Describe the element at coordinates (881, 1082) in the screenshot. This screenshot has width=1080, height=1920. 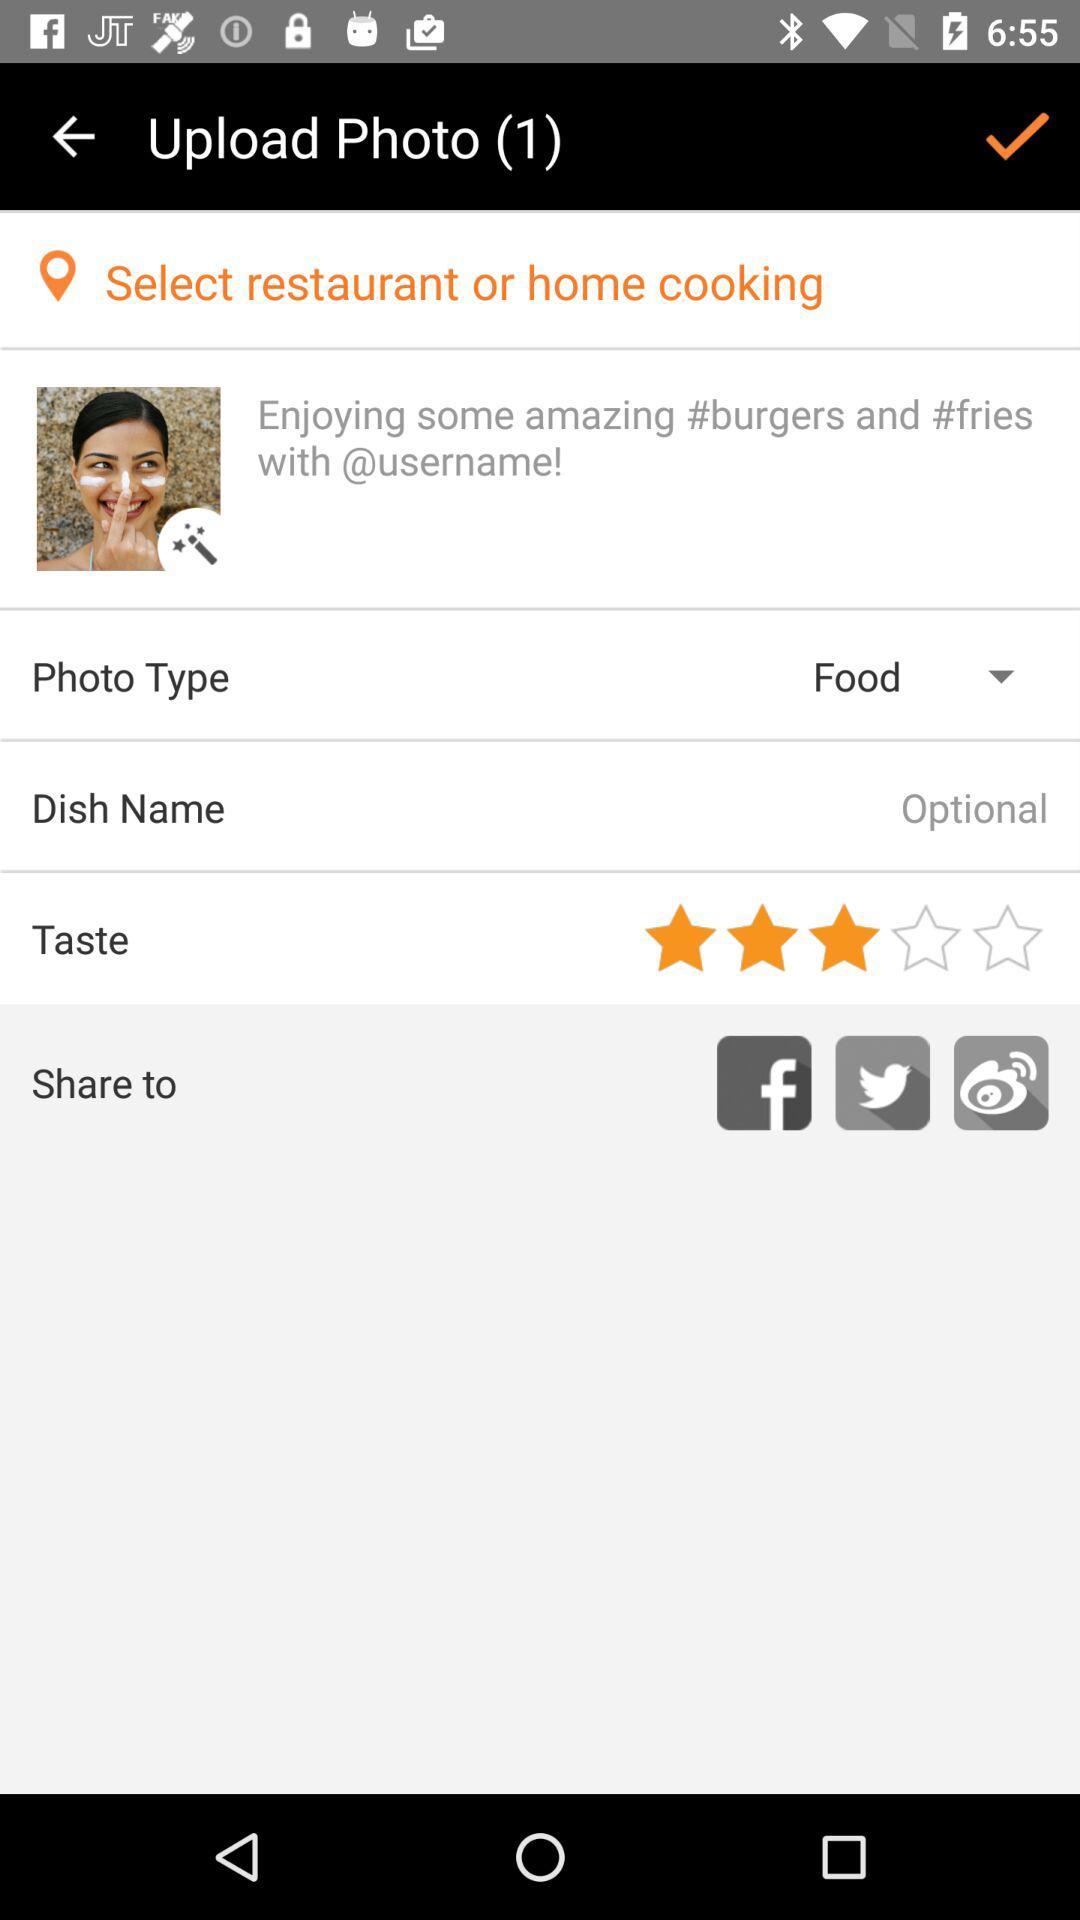
I see `share to twitter` at that location.